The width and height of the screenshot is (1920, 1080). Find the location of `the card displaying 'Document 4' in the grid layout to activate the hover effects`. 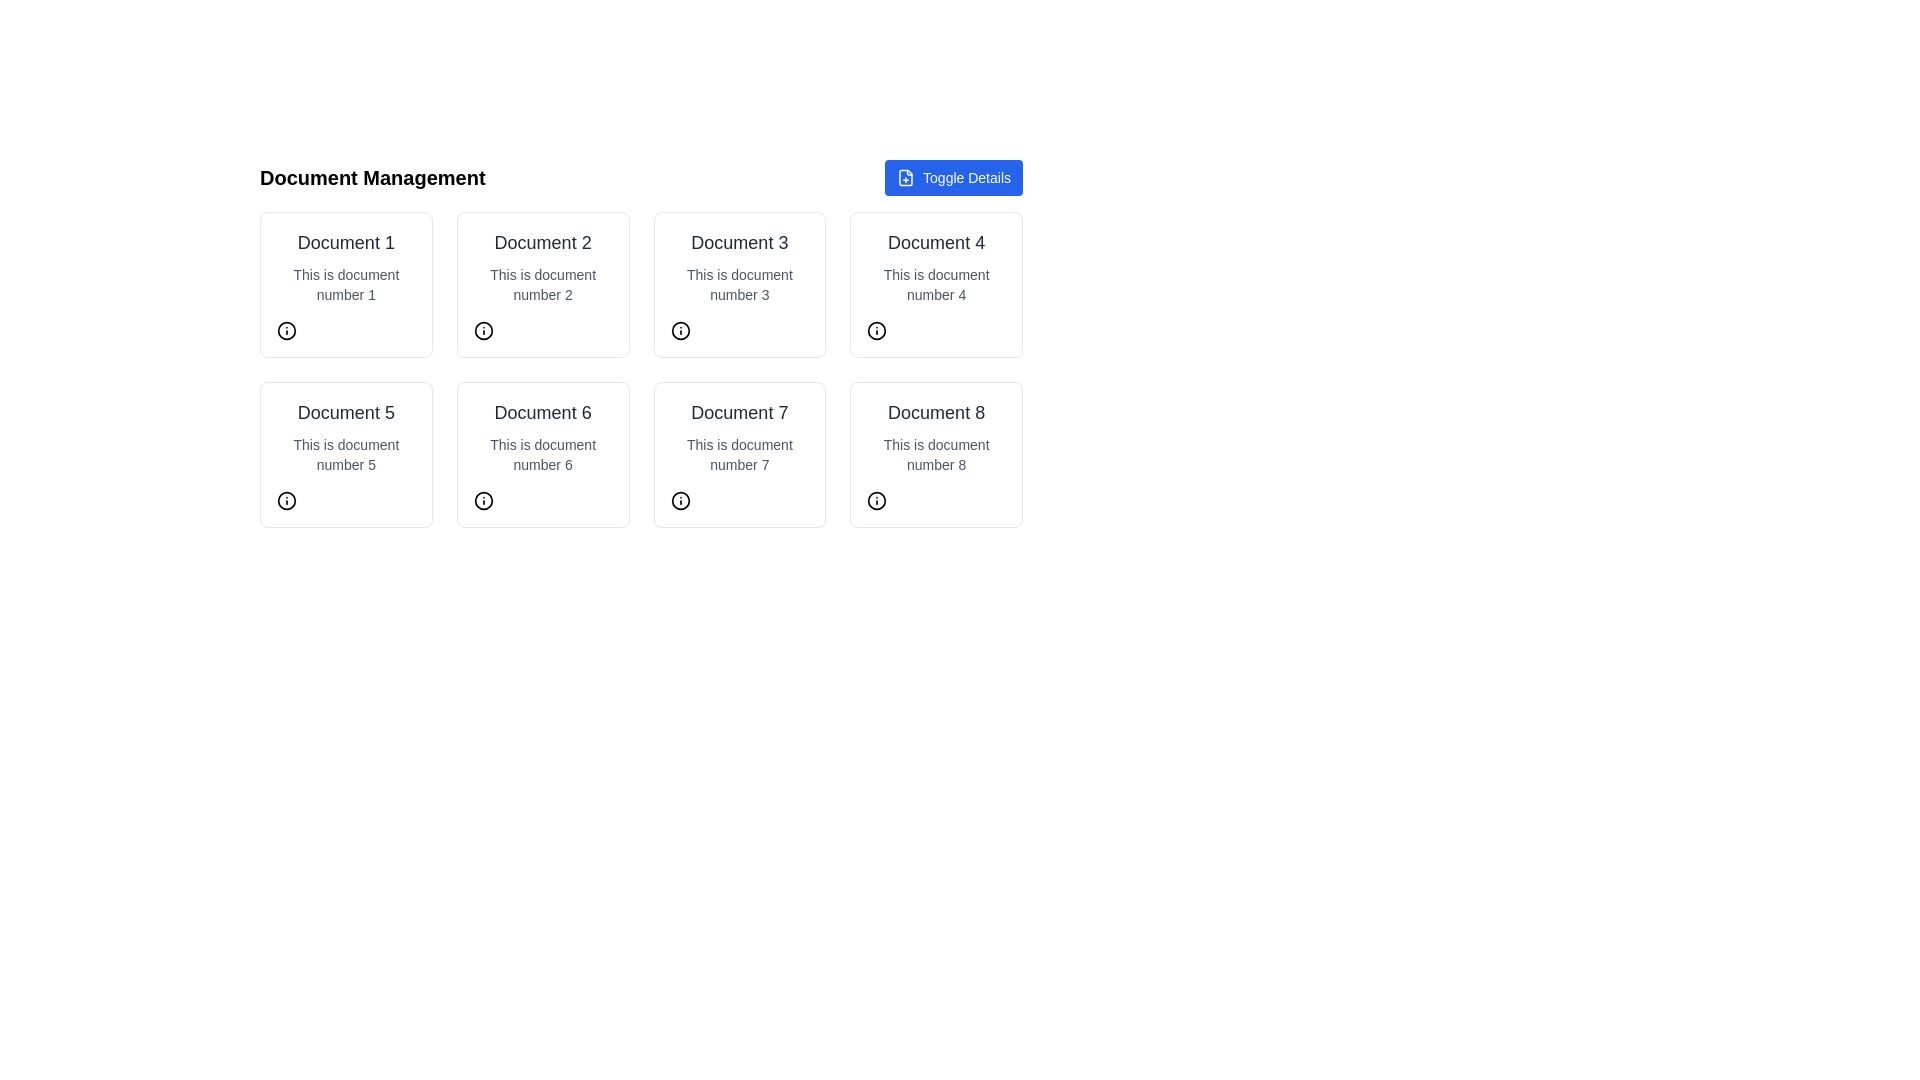

the card displaying 'Document 4' in the grid layout to activate the hover effects is located at coordinates (935, 285).